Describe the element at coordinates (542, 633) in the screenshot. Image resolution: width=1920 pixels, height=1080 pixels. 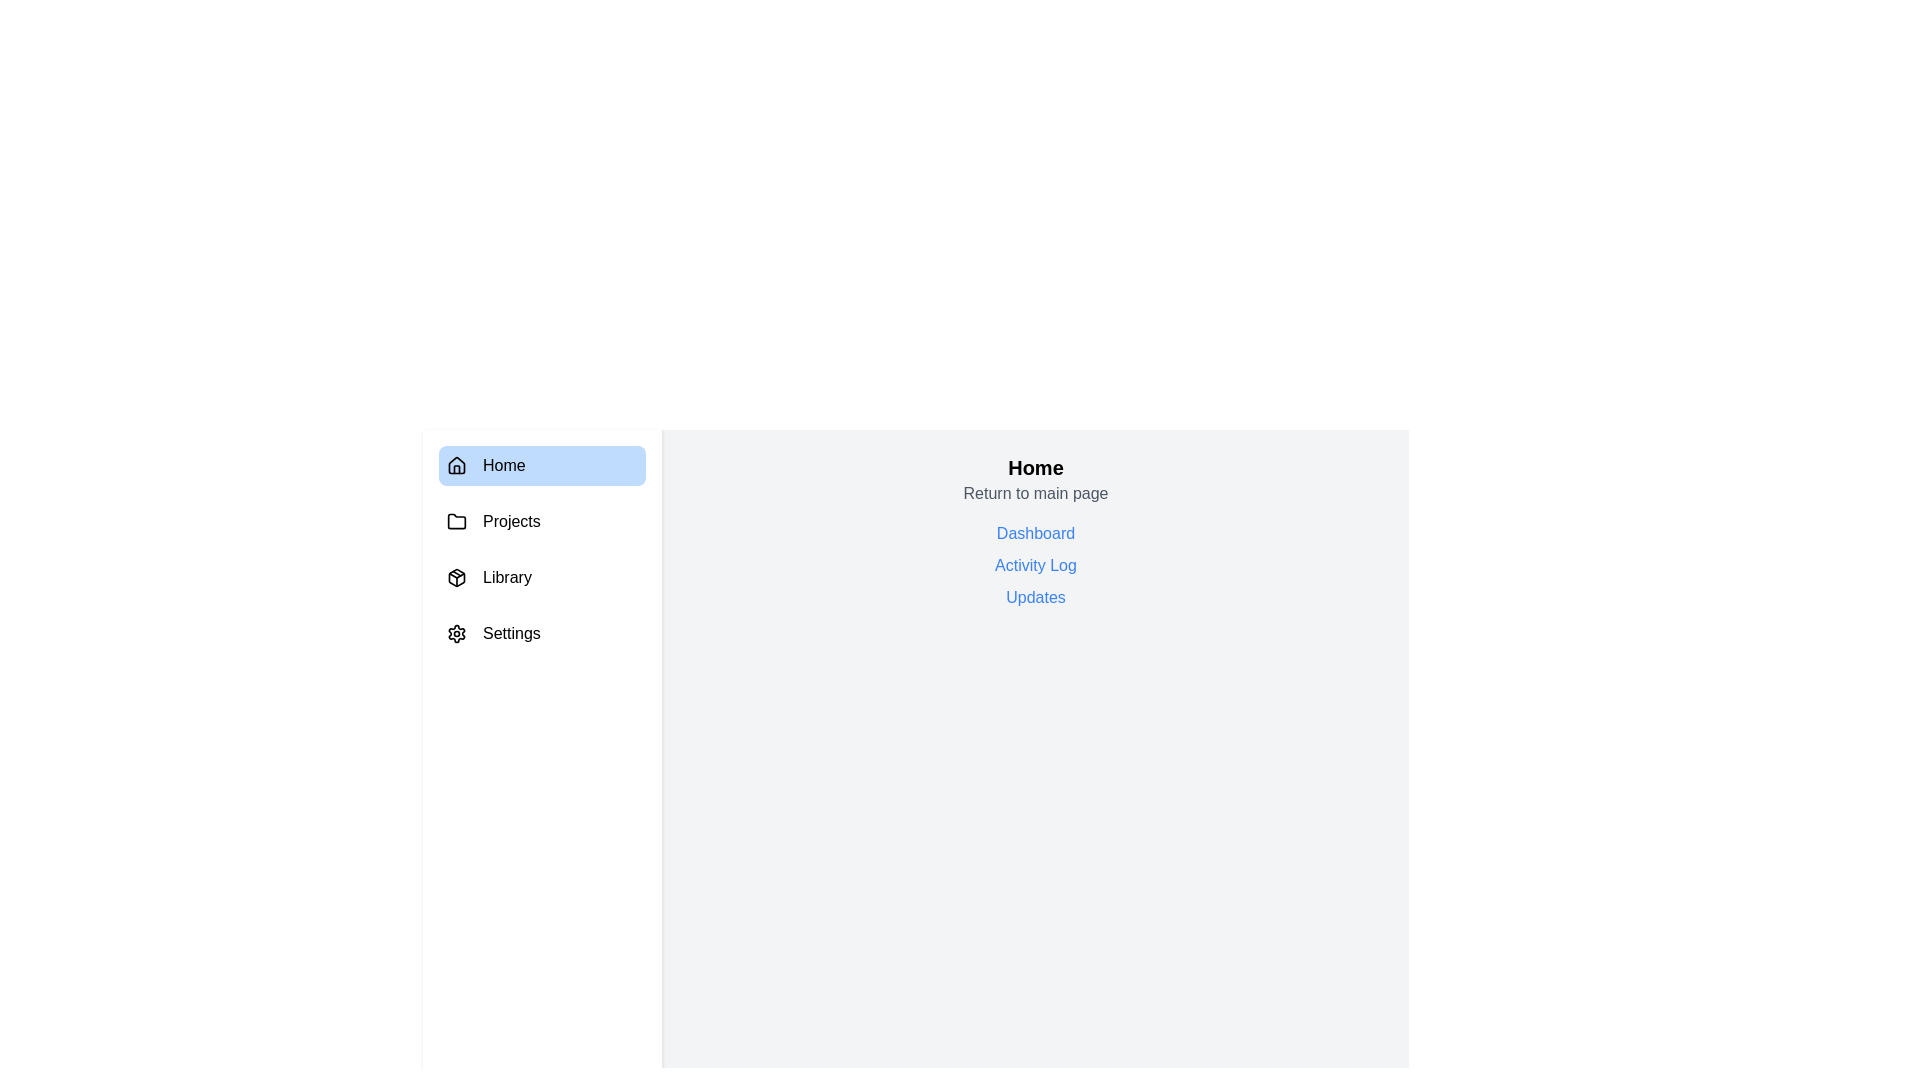
I see `the 'Settings' navigation link, which is the fourth item in the menu` at that location.